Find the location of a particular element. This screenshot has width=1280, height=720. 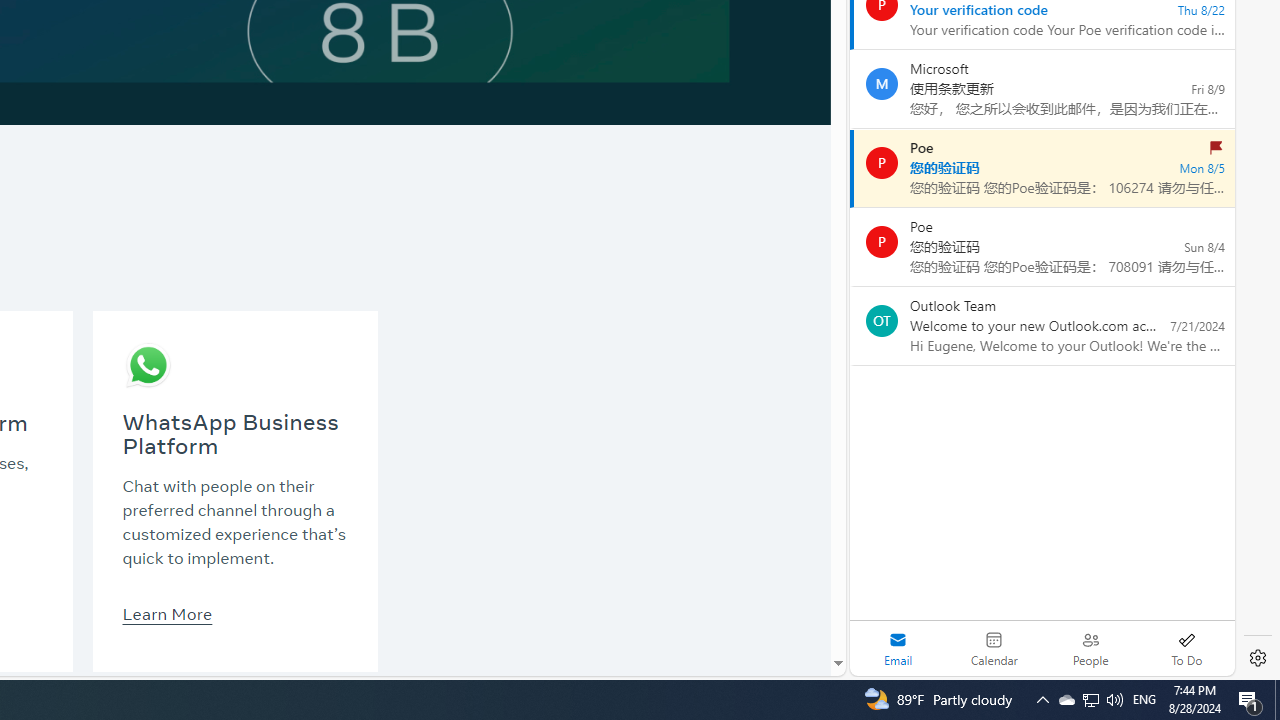

'People' is located at coordinates (1089, 648).